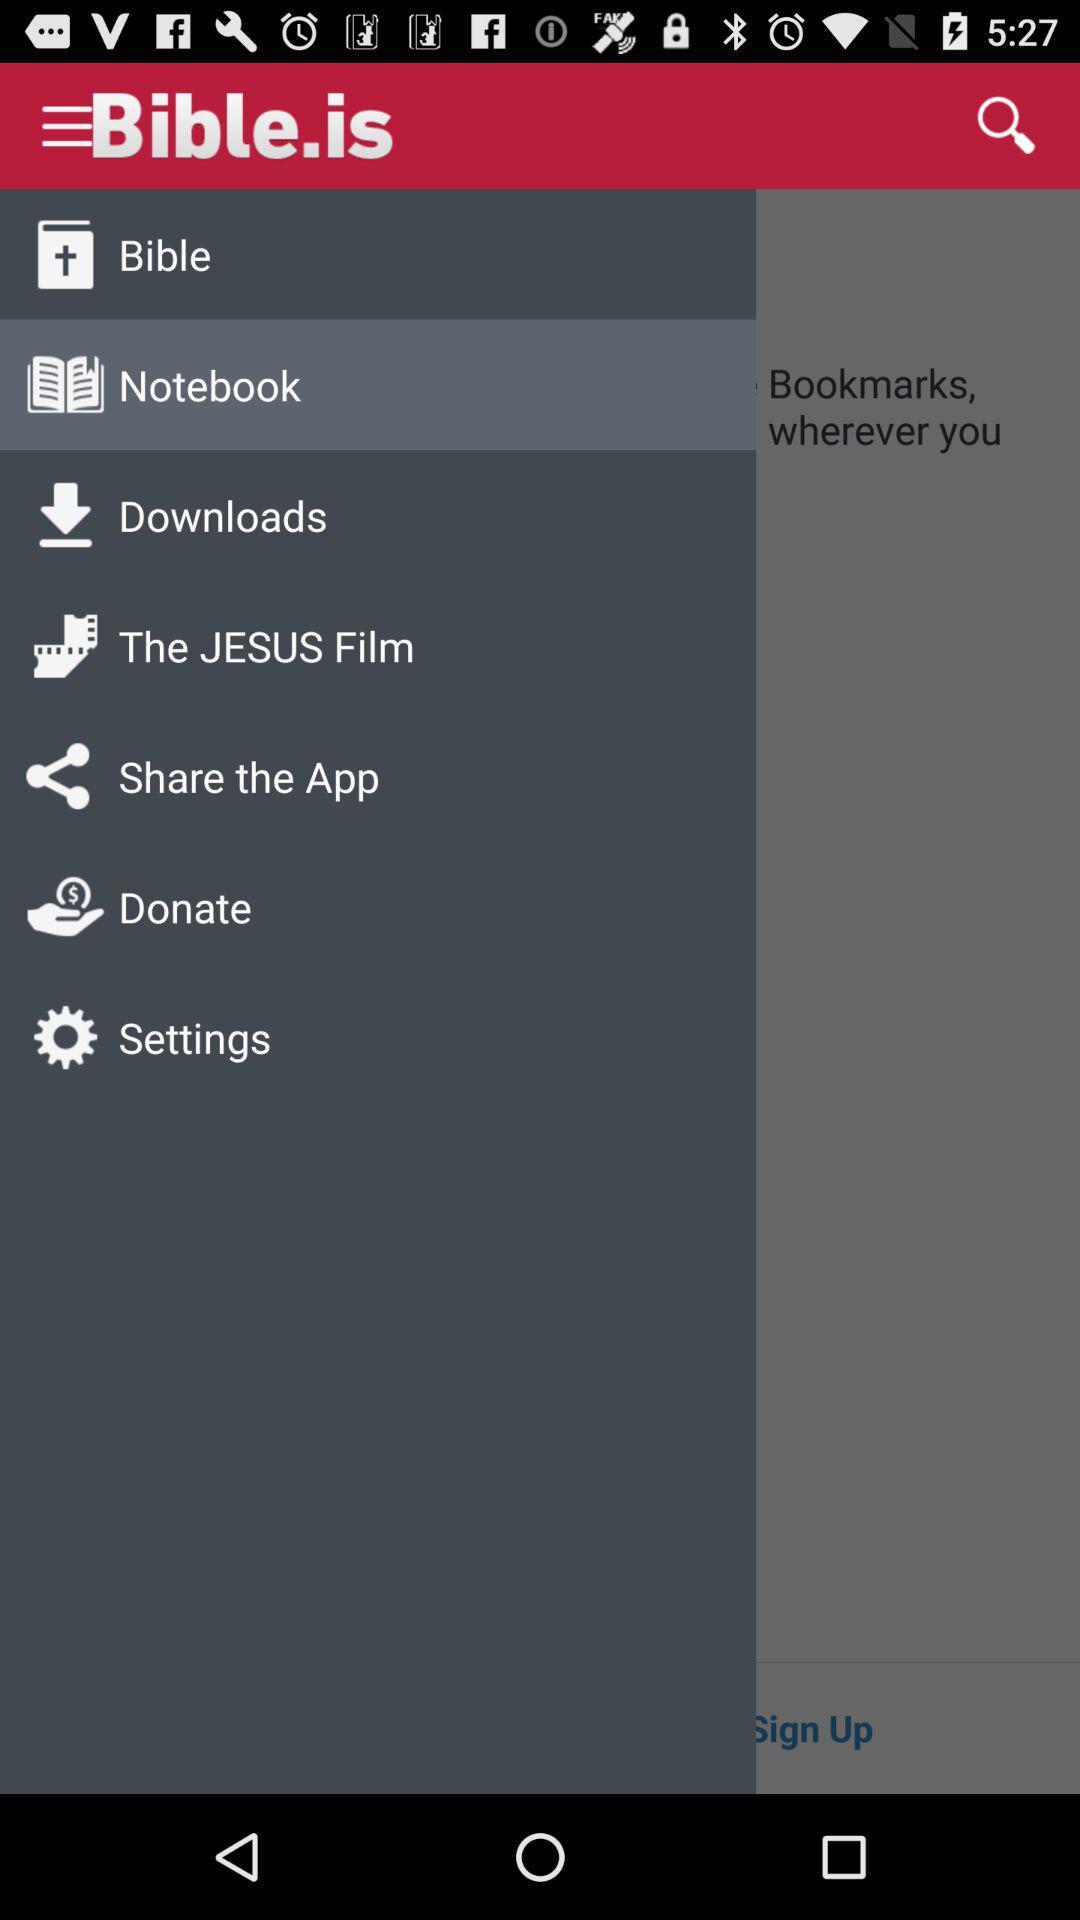  I want to click on the icon beside the jesus film, so click(64, 646).